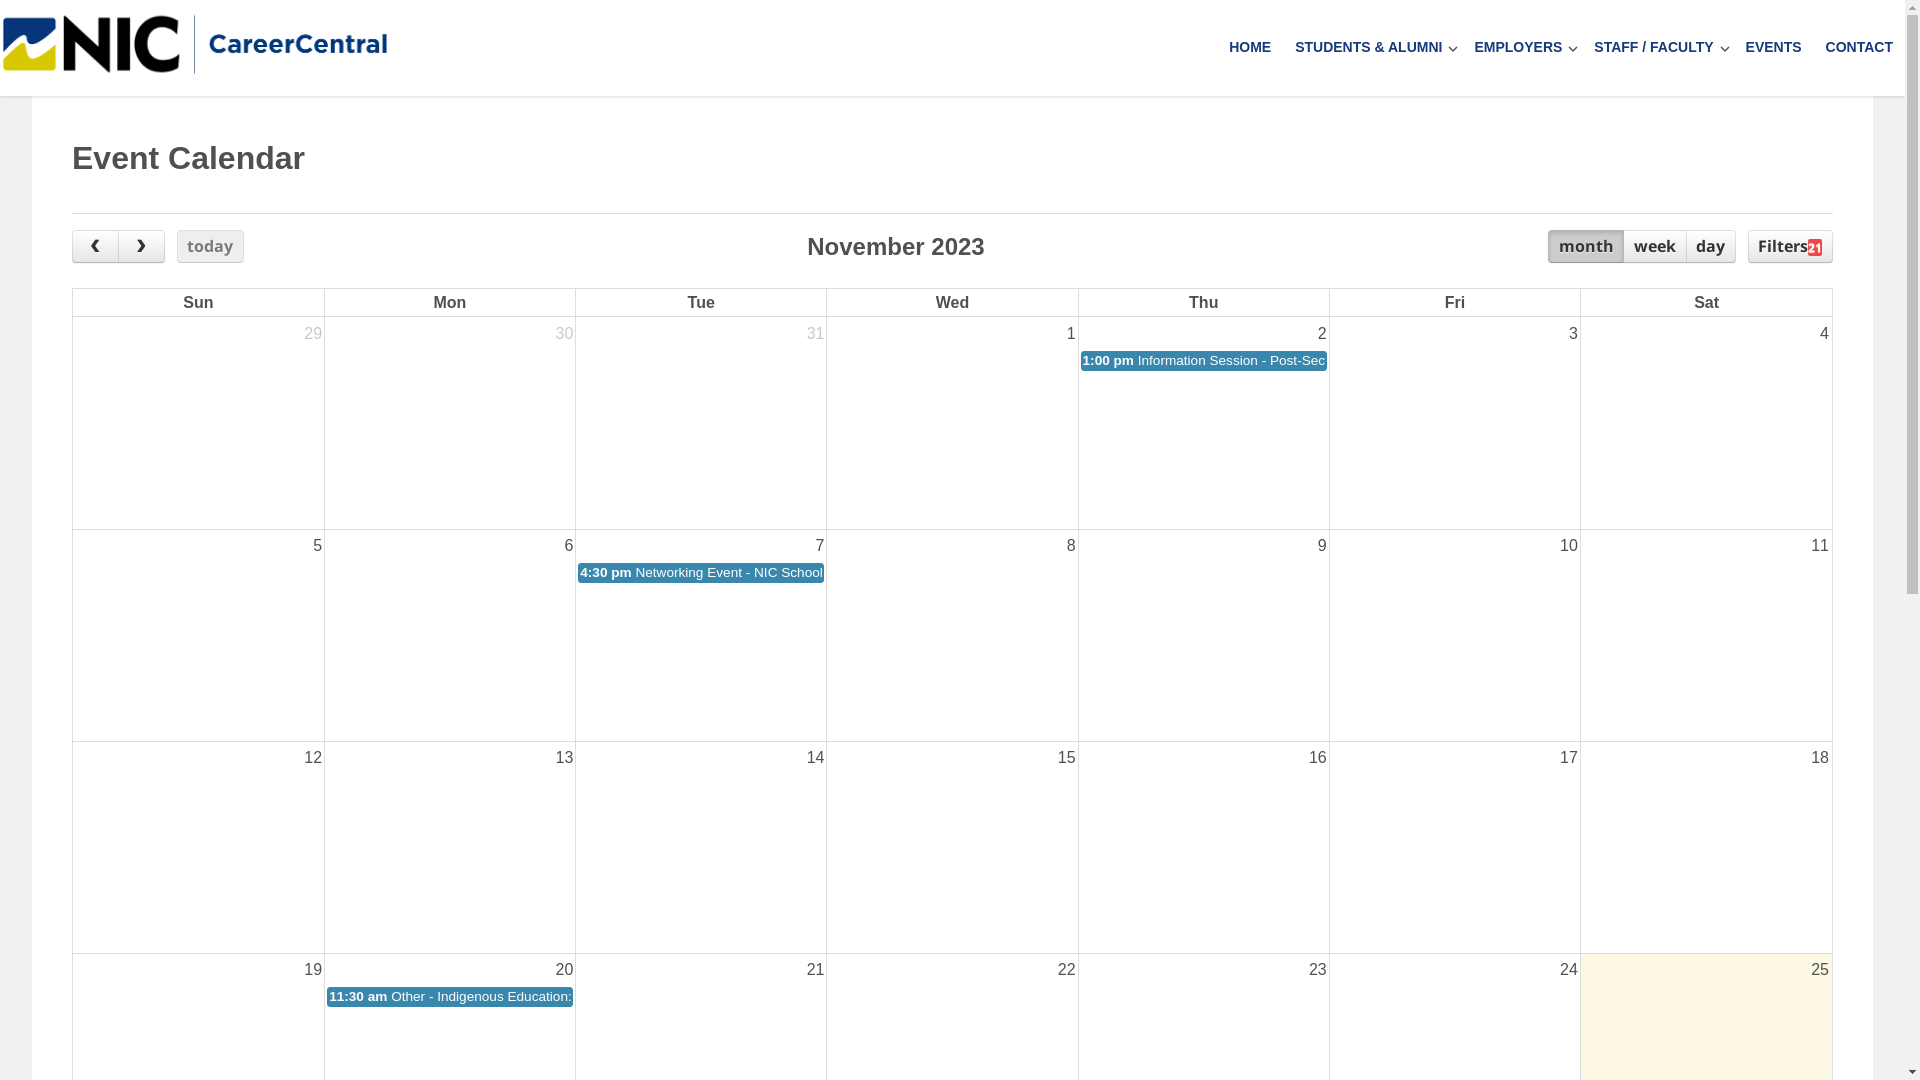 This screenshot has height=1080, width=1920. Describe the element at coordinates (1709, 245) in the screenshot. I see `'day'` at that location.